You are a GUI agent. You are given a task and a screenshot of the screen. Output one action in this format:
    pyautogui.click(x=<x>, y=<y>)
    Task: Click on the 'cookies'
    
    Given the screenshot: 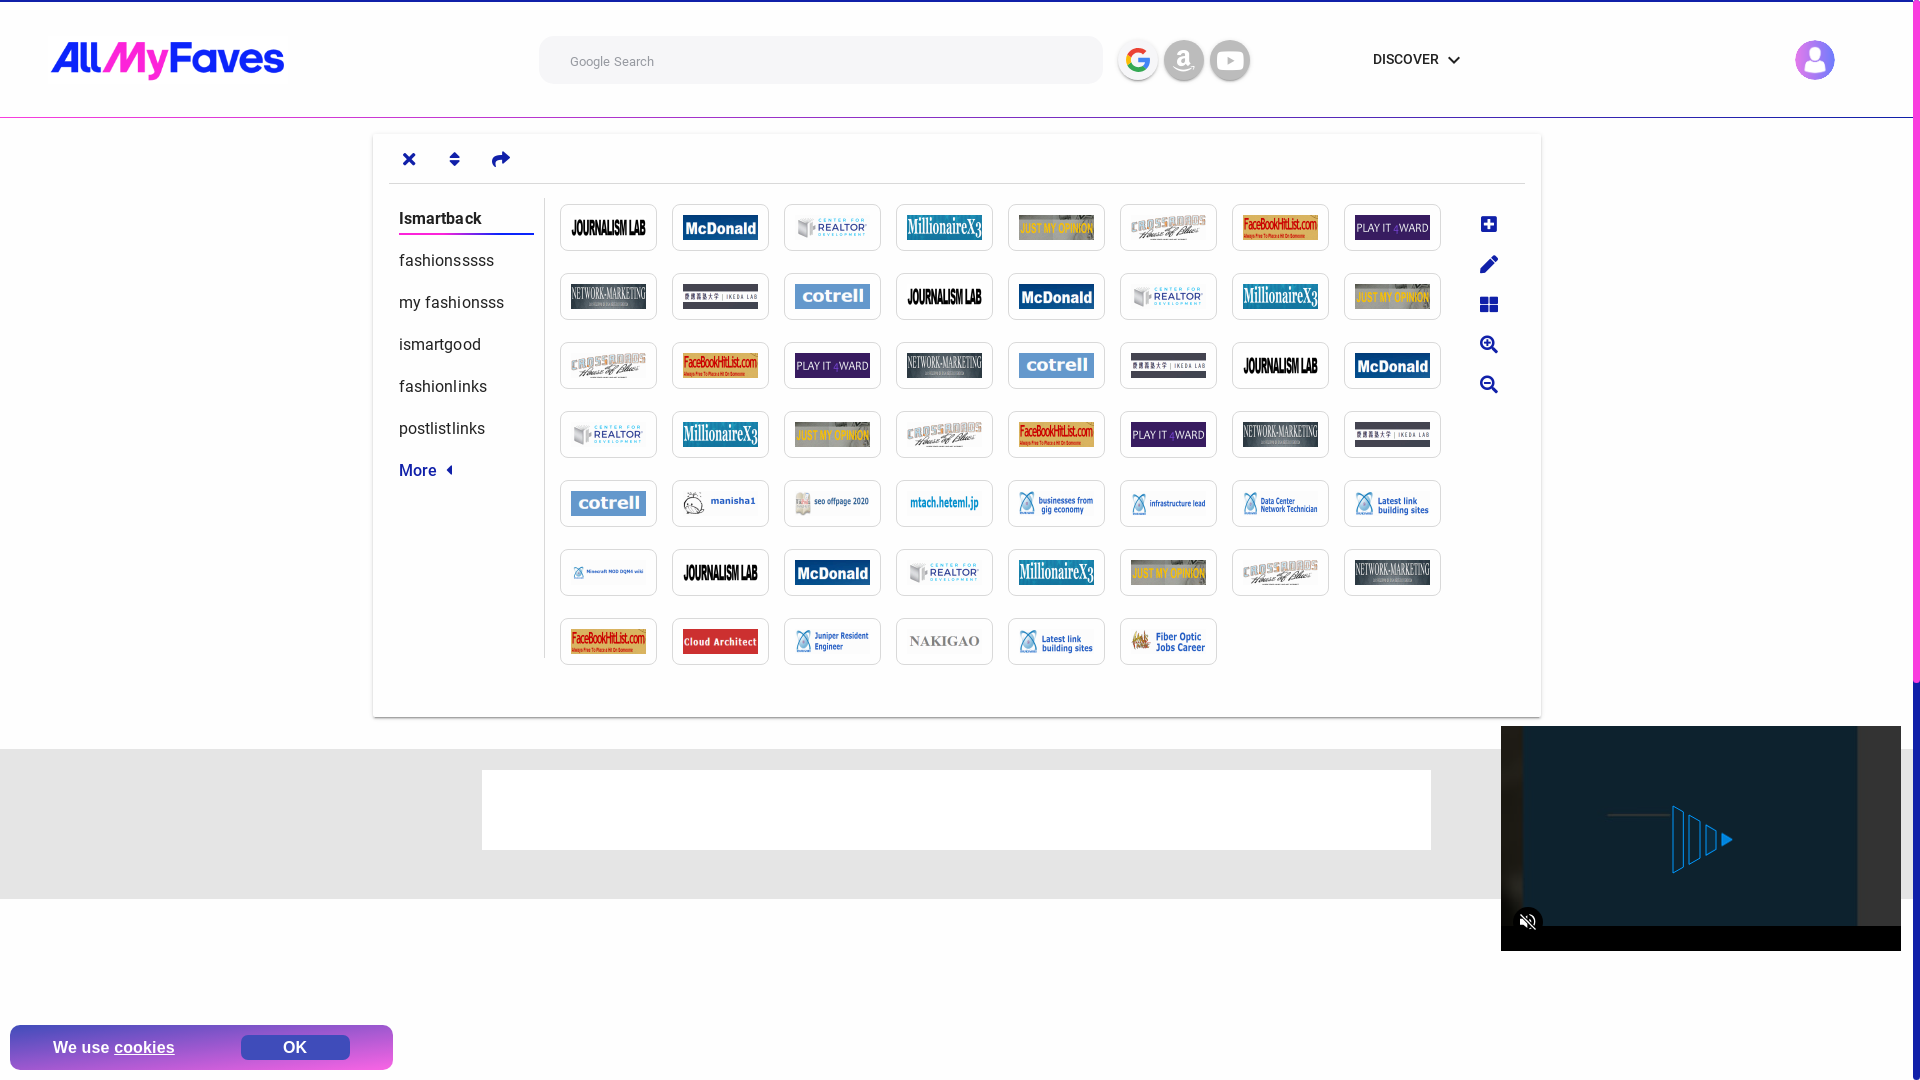 What is the action you would take?
    pyautogui.click(x=143, y=1045)
    